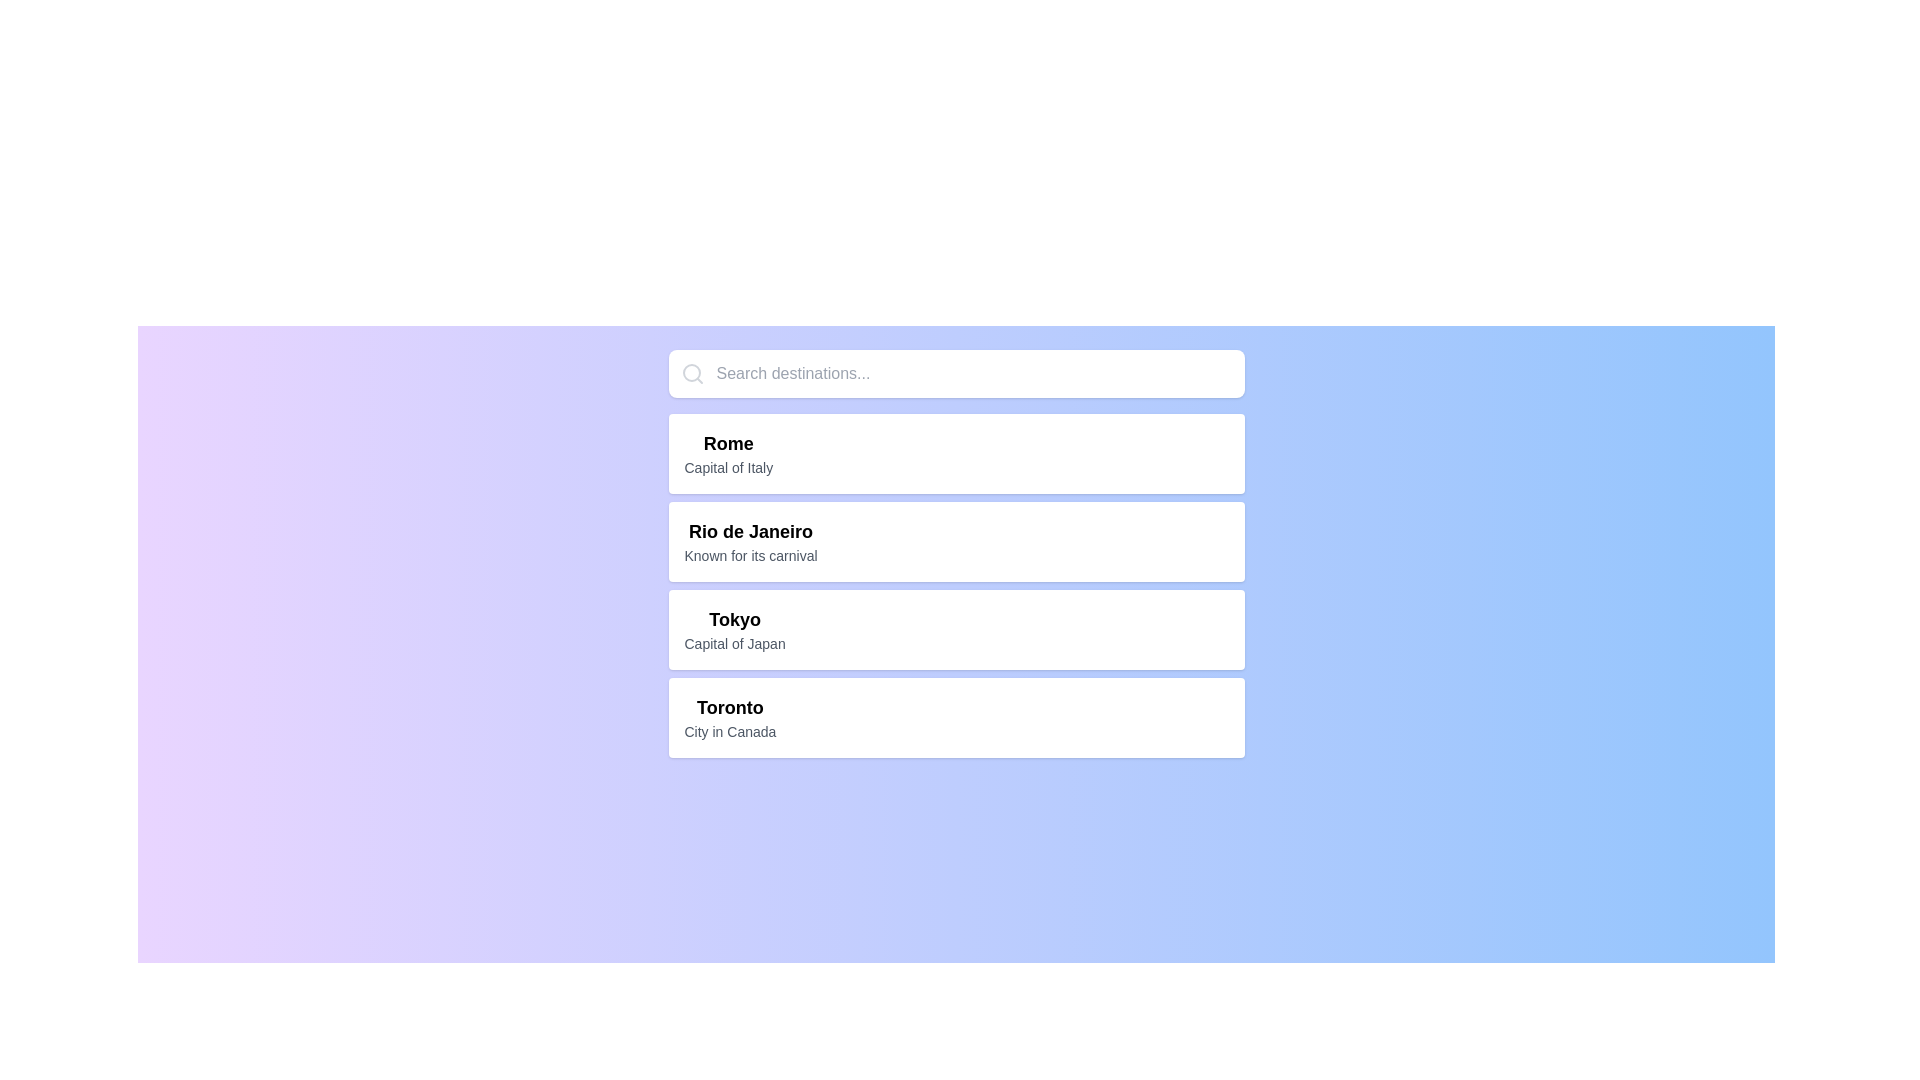 The width and height of the screenshot is (1920, 1080). Describe the element at coordinates (729, 732) in the screenshot. I see `the descriptive text label for the city 'Toronto', which is located beneath its title in the fourth card of the city information list` at that location.